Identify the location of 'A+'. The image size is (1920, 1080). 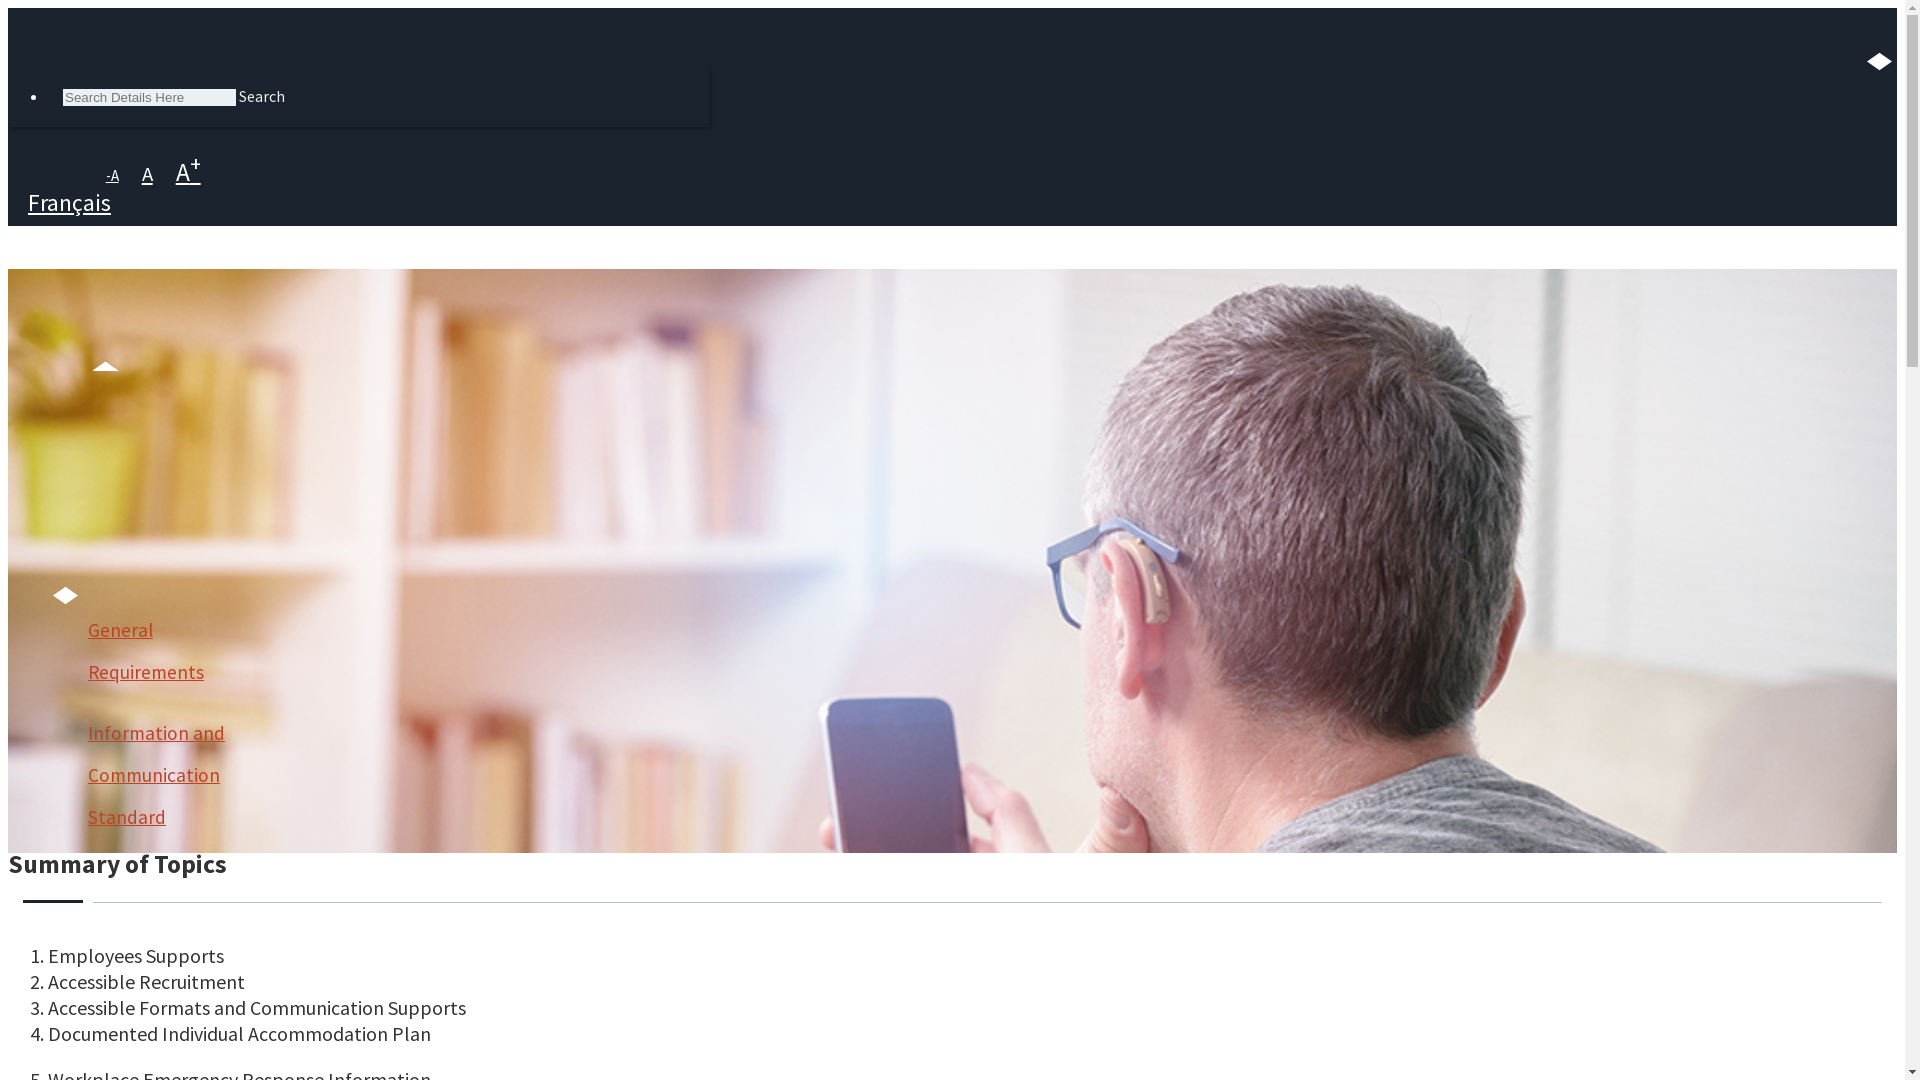
(166, 171).